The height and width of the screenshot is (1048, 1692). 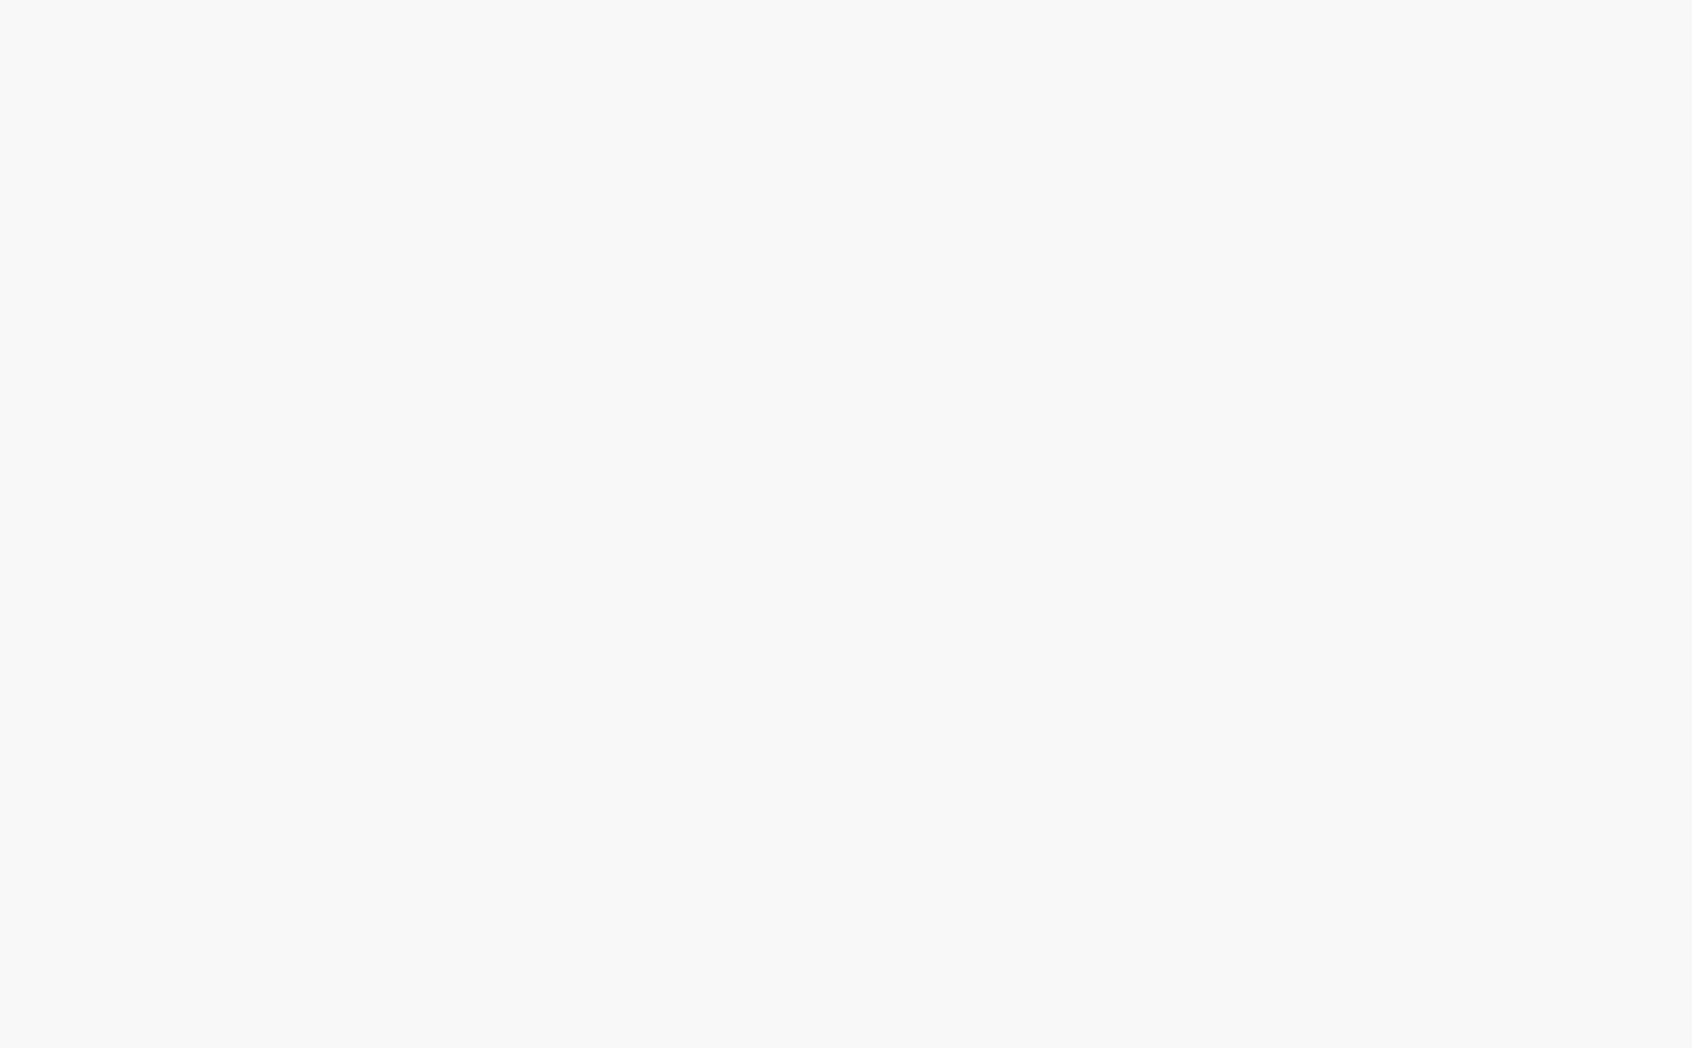 I want to click on 'Random Posts', so click(x=329, y=413).